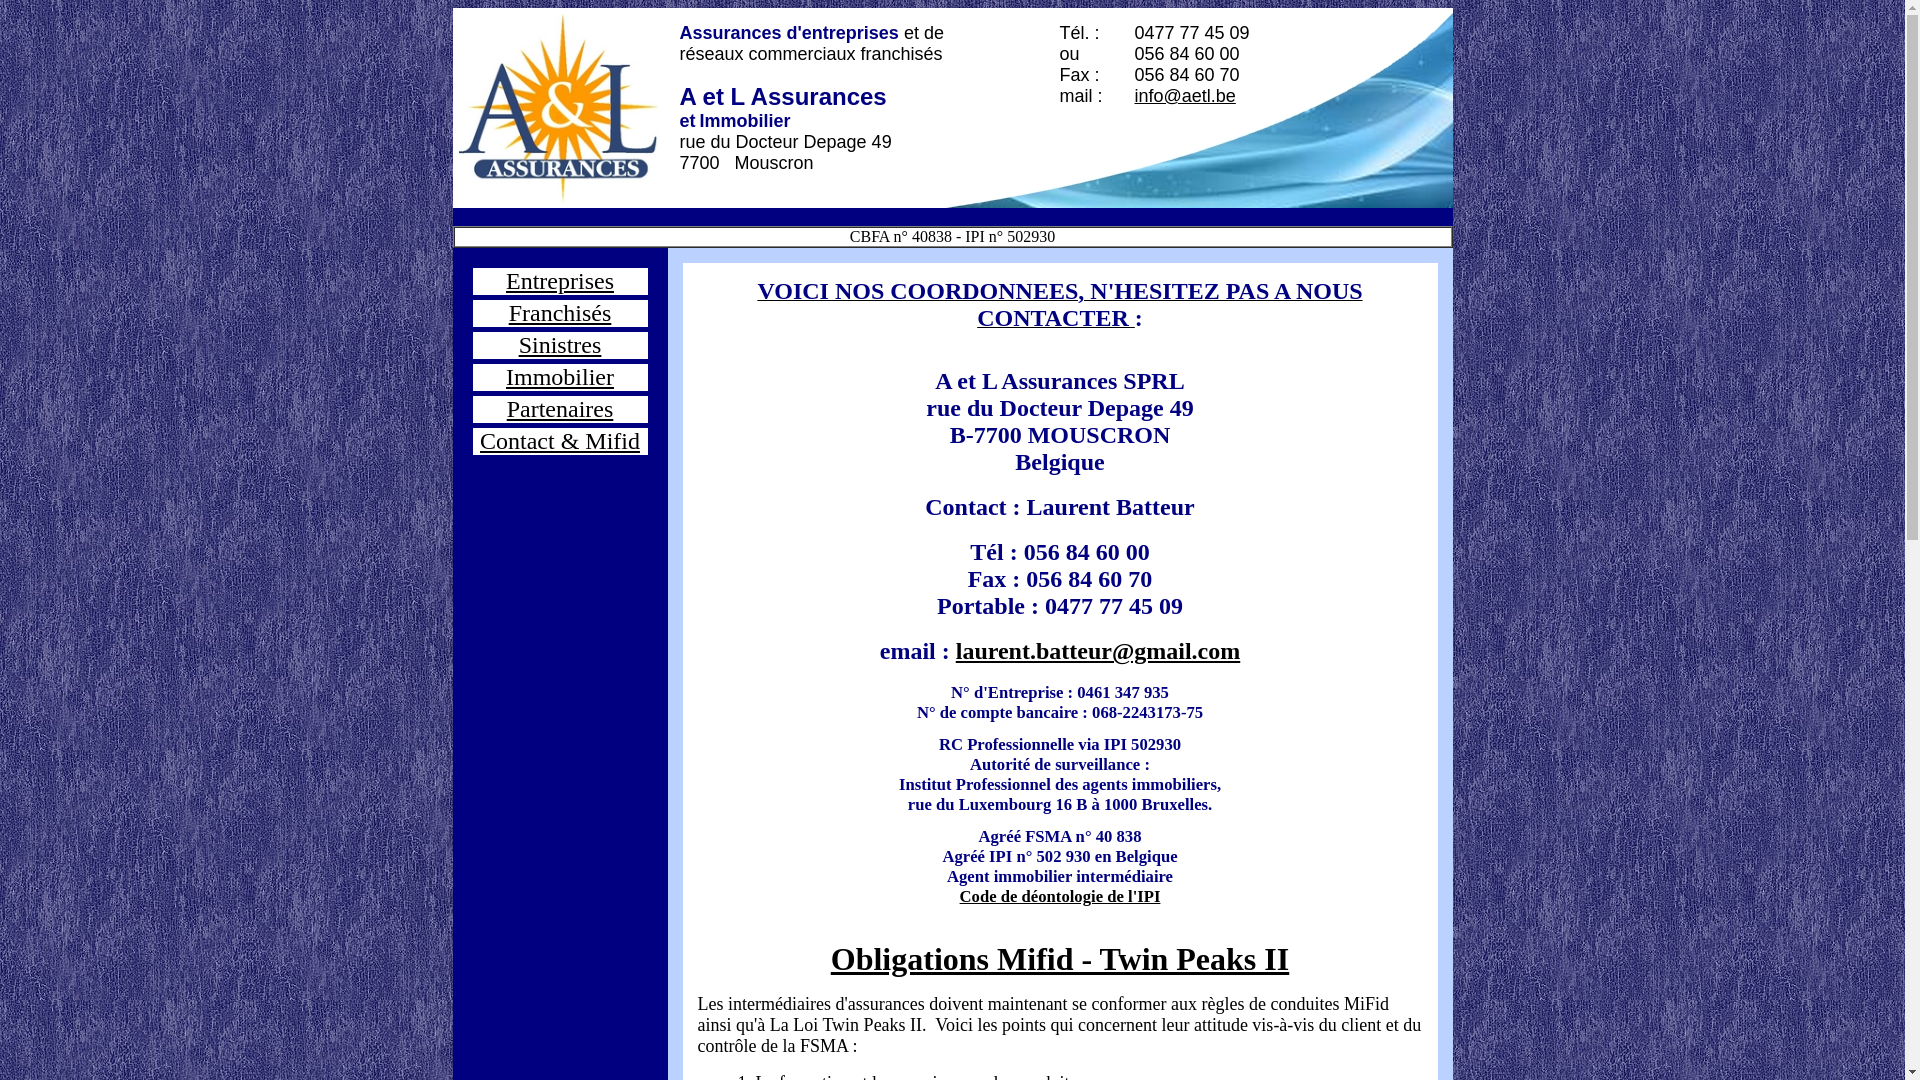 Image resolution: width=1920 pixels, height=1080 pixels. I want to click on 'info@aetl.be', so click(1184, 96).